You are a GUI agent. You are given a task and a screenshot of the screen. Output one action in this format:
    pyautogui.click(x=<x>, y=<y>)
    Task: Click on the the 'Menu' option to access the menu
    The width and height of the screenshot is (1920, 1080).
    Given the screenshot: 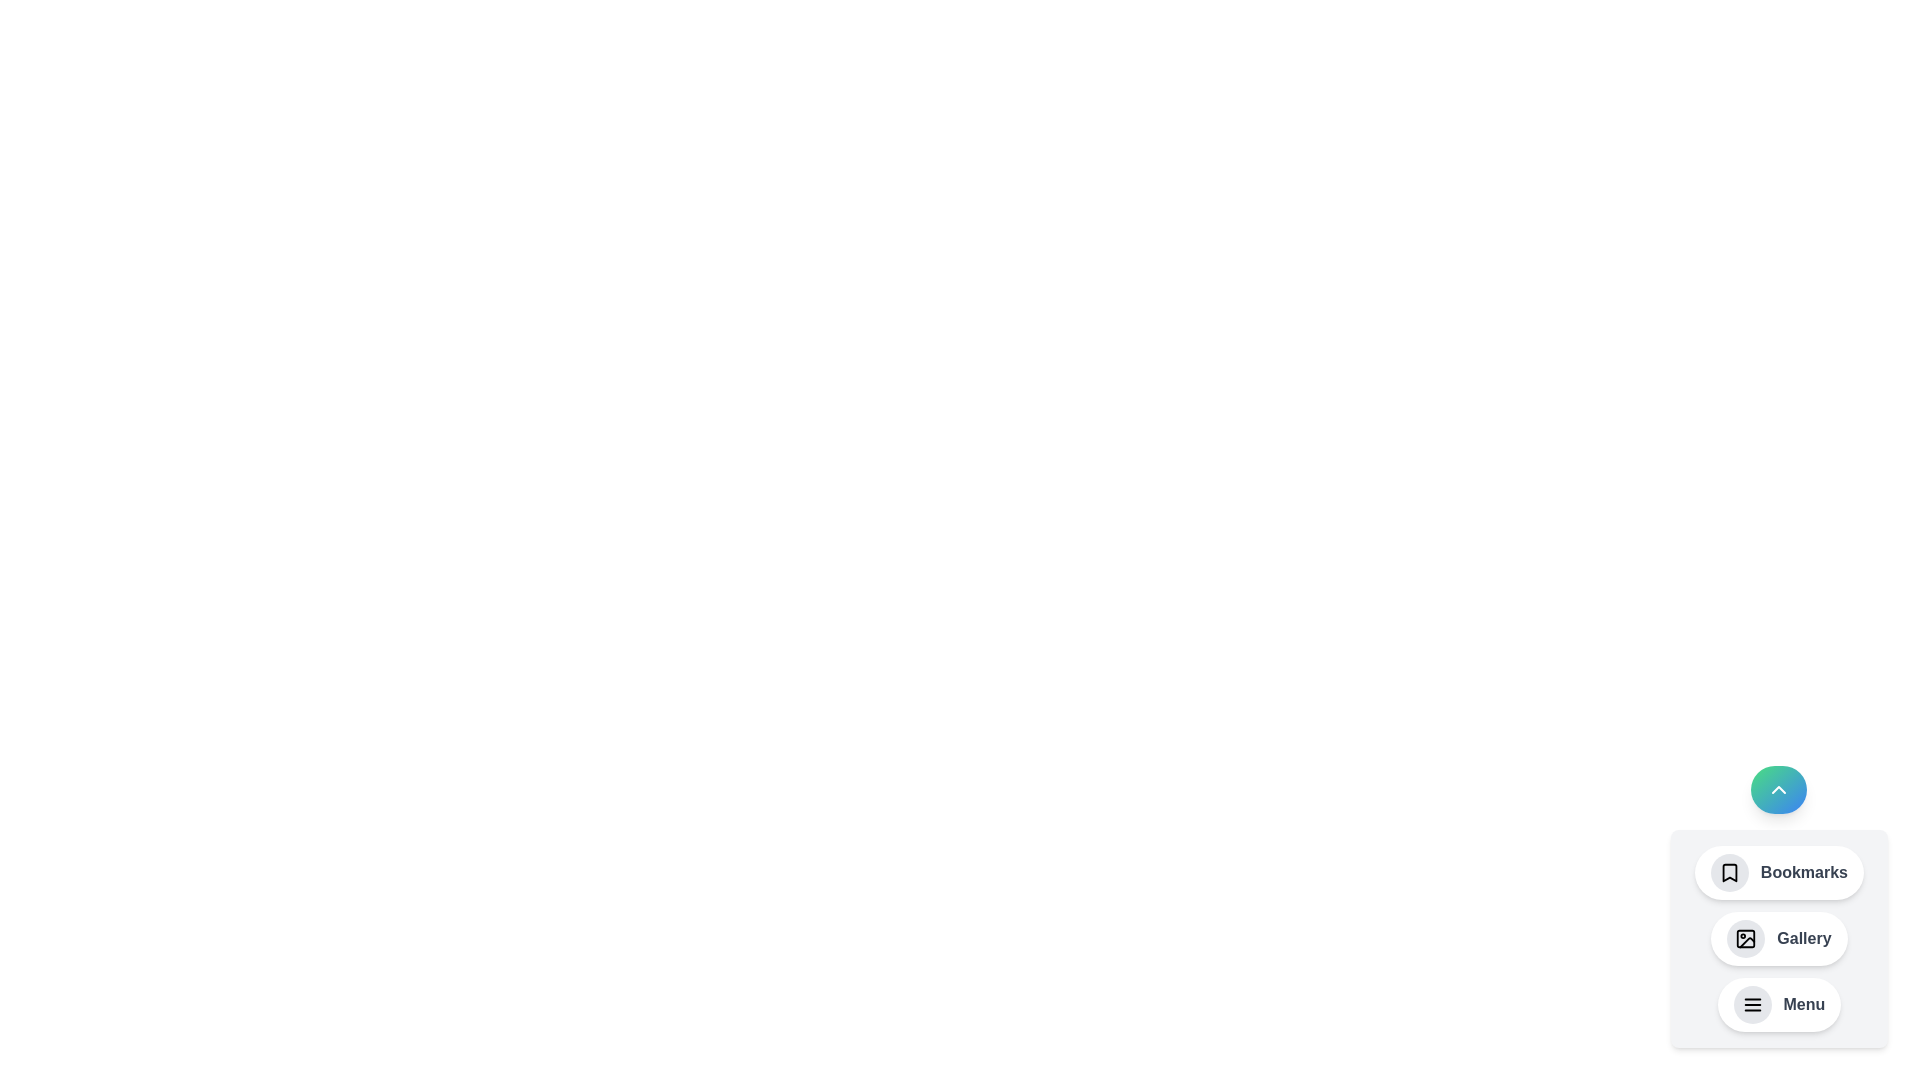 What is the action you would take?
    pyautogui.click(x=1779, y=1005)
    